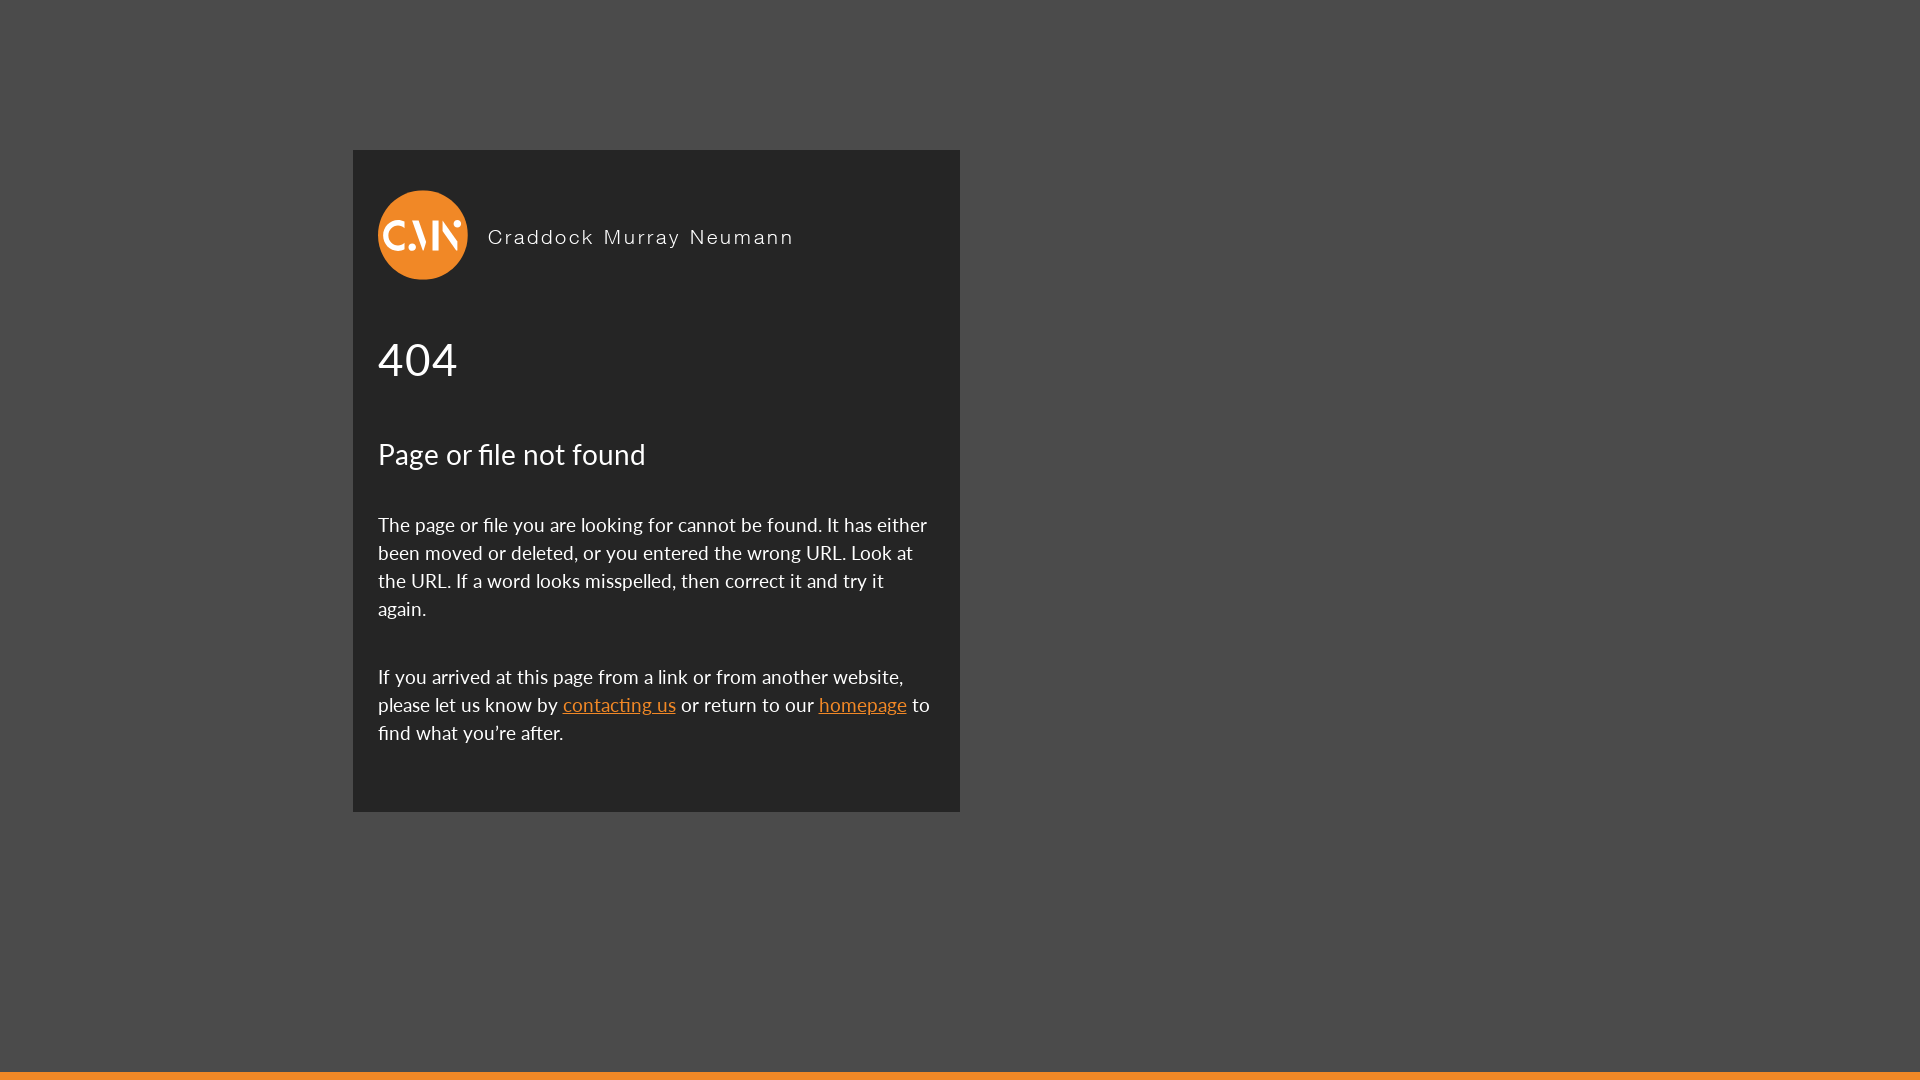 The width and height of the screenshot is (1920, 1080). What do you see at coordinates (641, 233) in the screenshot?
I see `'Craddock Murray Neumann'` at bounding box center [641, 233].